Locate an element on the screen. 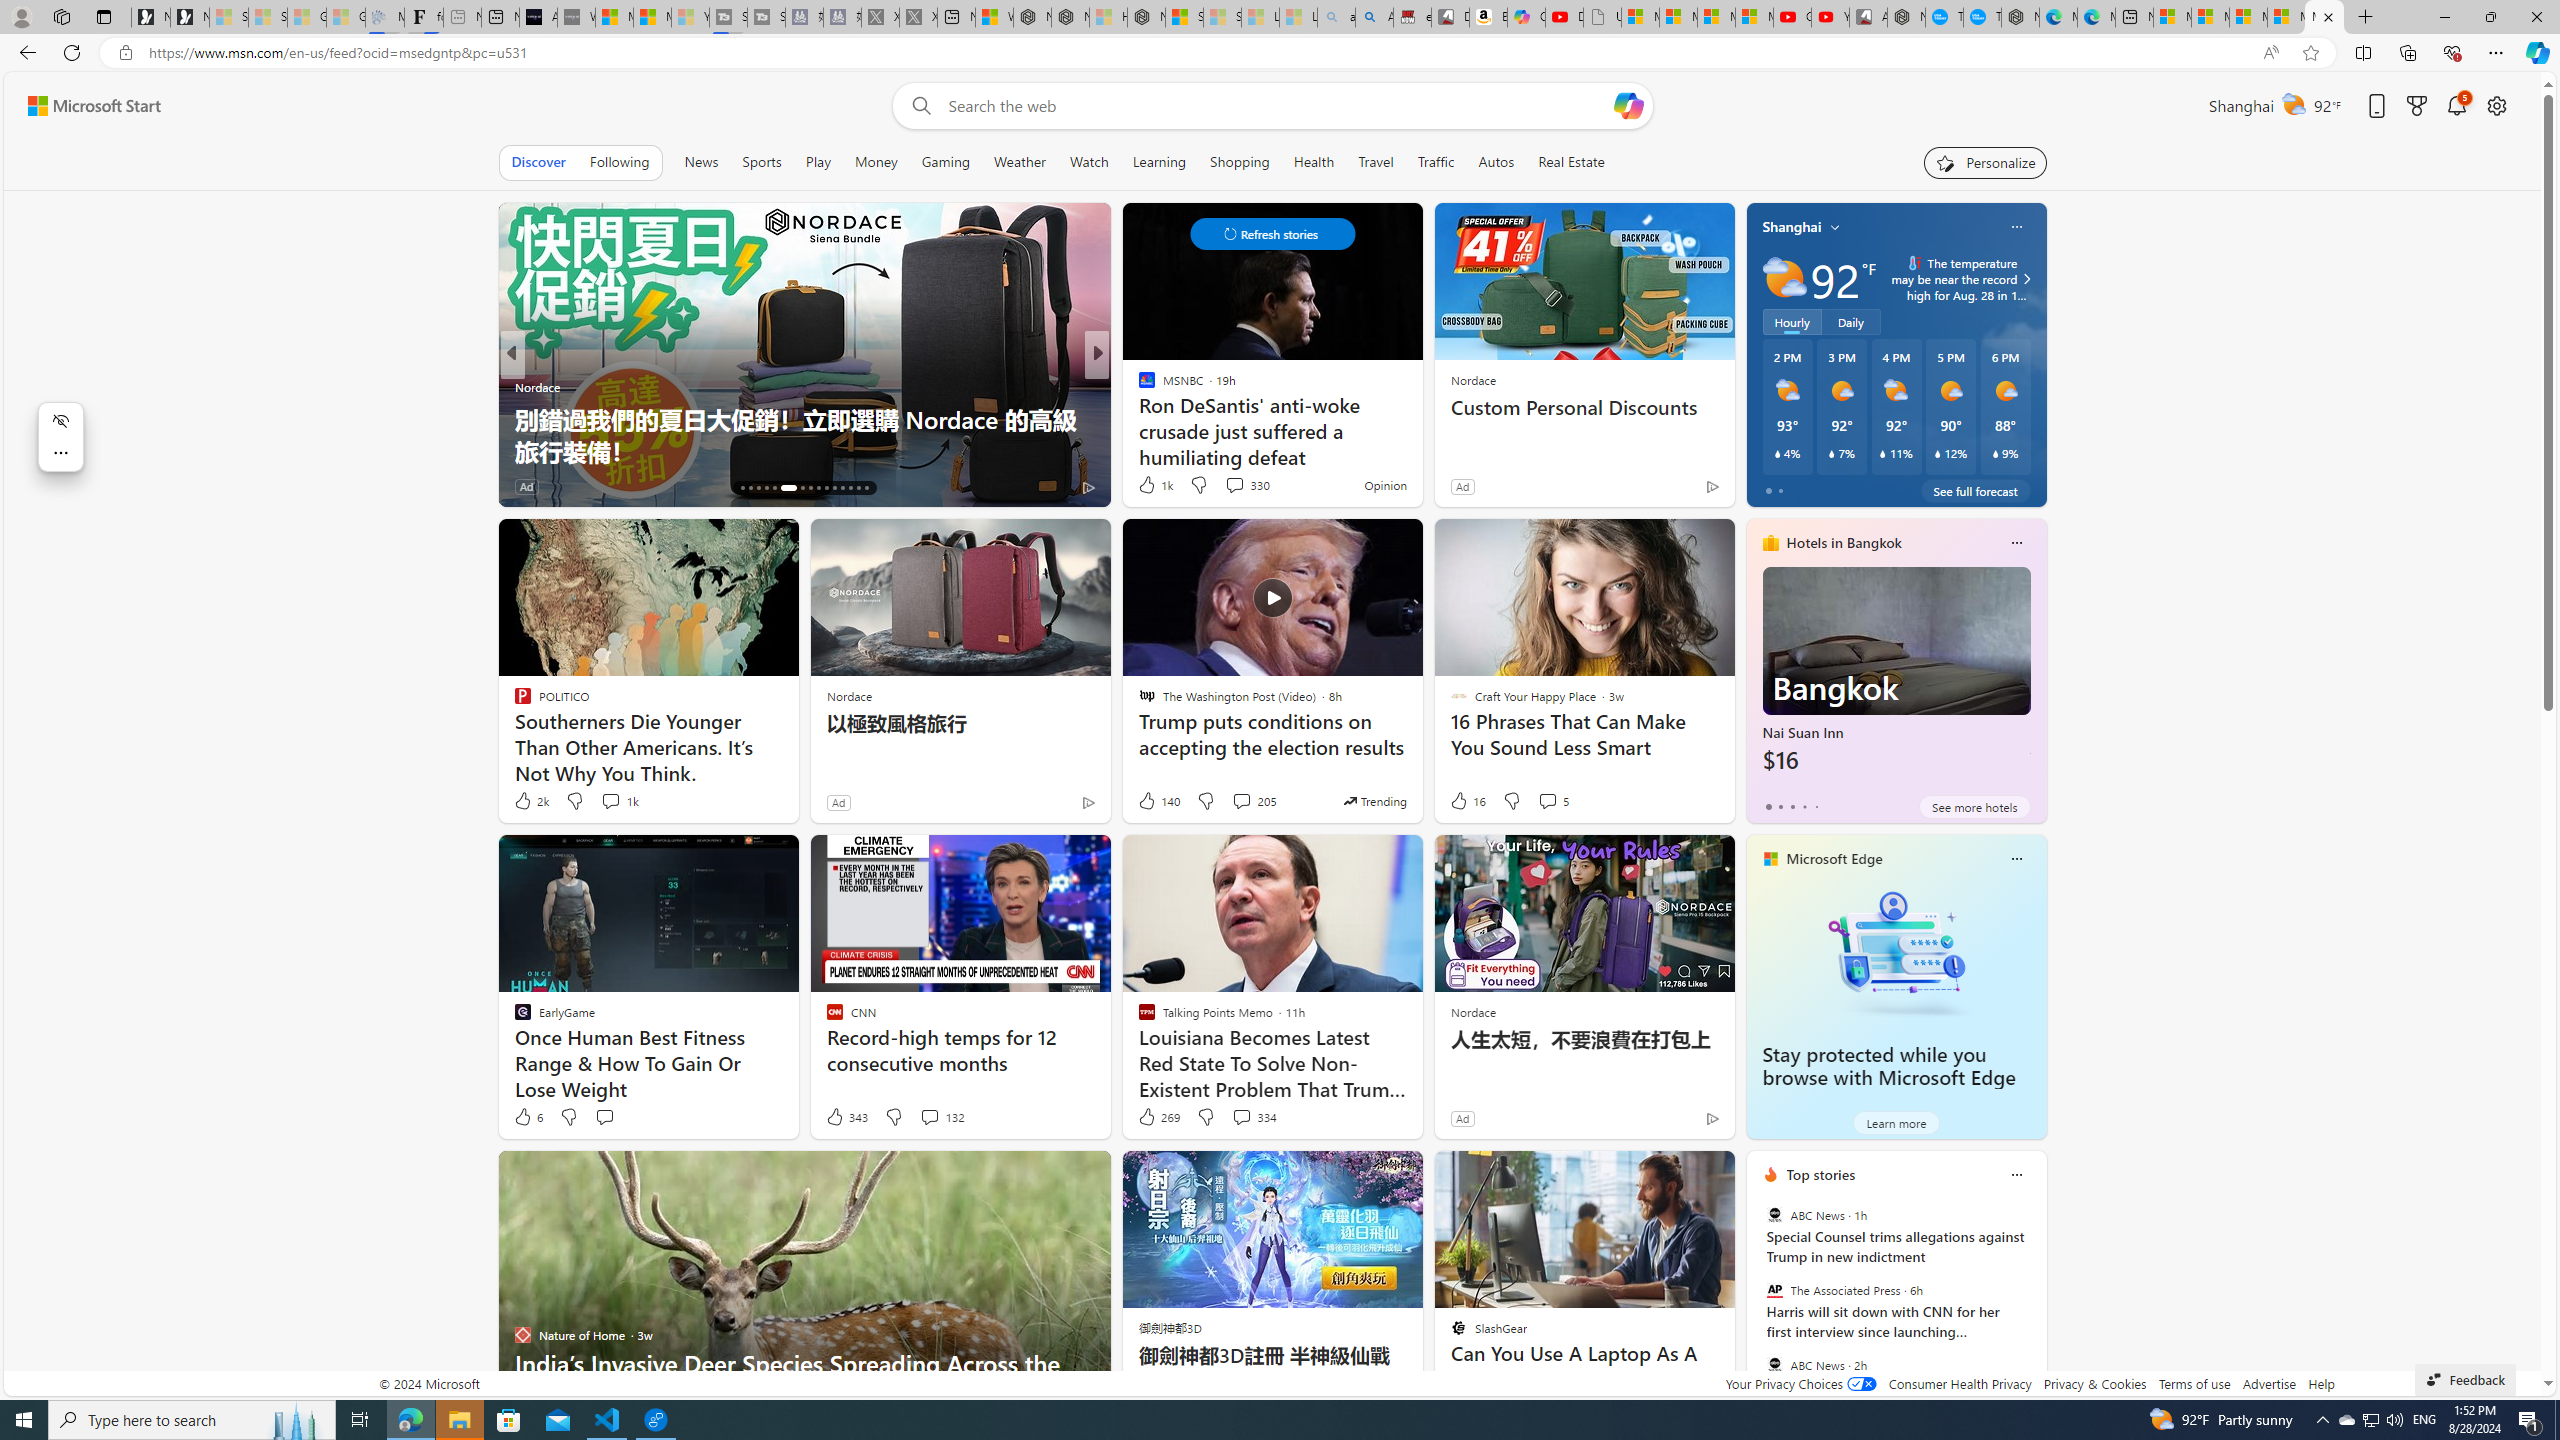 This screenshot has height=1440, width=2560. 'Your Privacy Choices' is located at coordinates (1799, 1382).